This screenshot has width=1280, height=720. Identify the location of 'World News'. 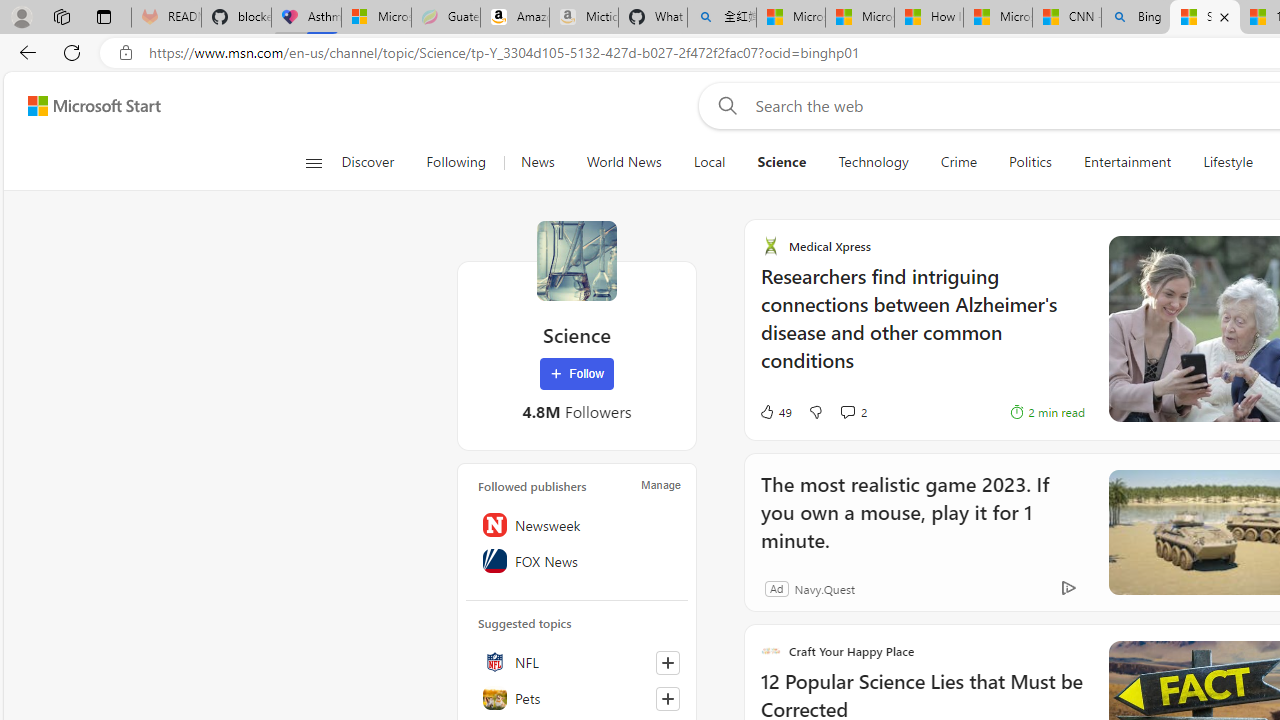
(623, 162).